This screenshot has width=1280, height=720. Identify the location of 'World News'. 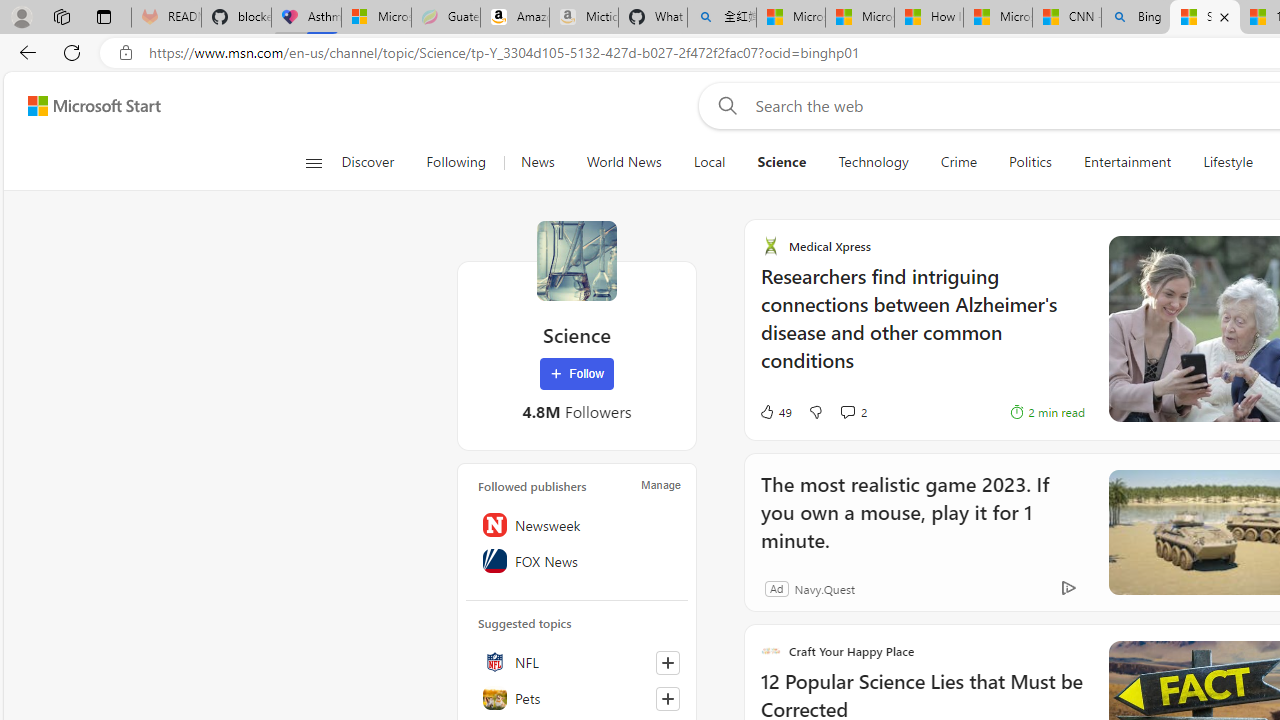
(623, 162).